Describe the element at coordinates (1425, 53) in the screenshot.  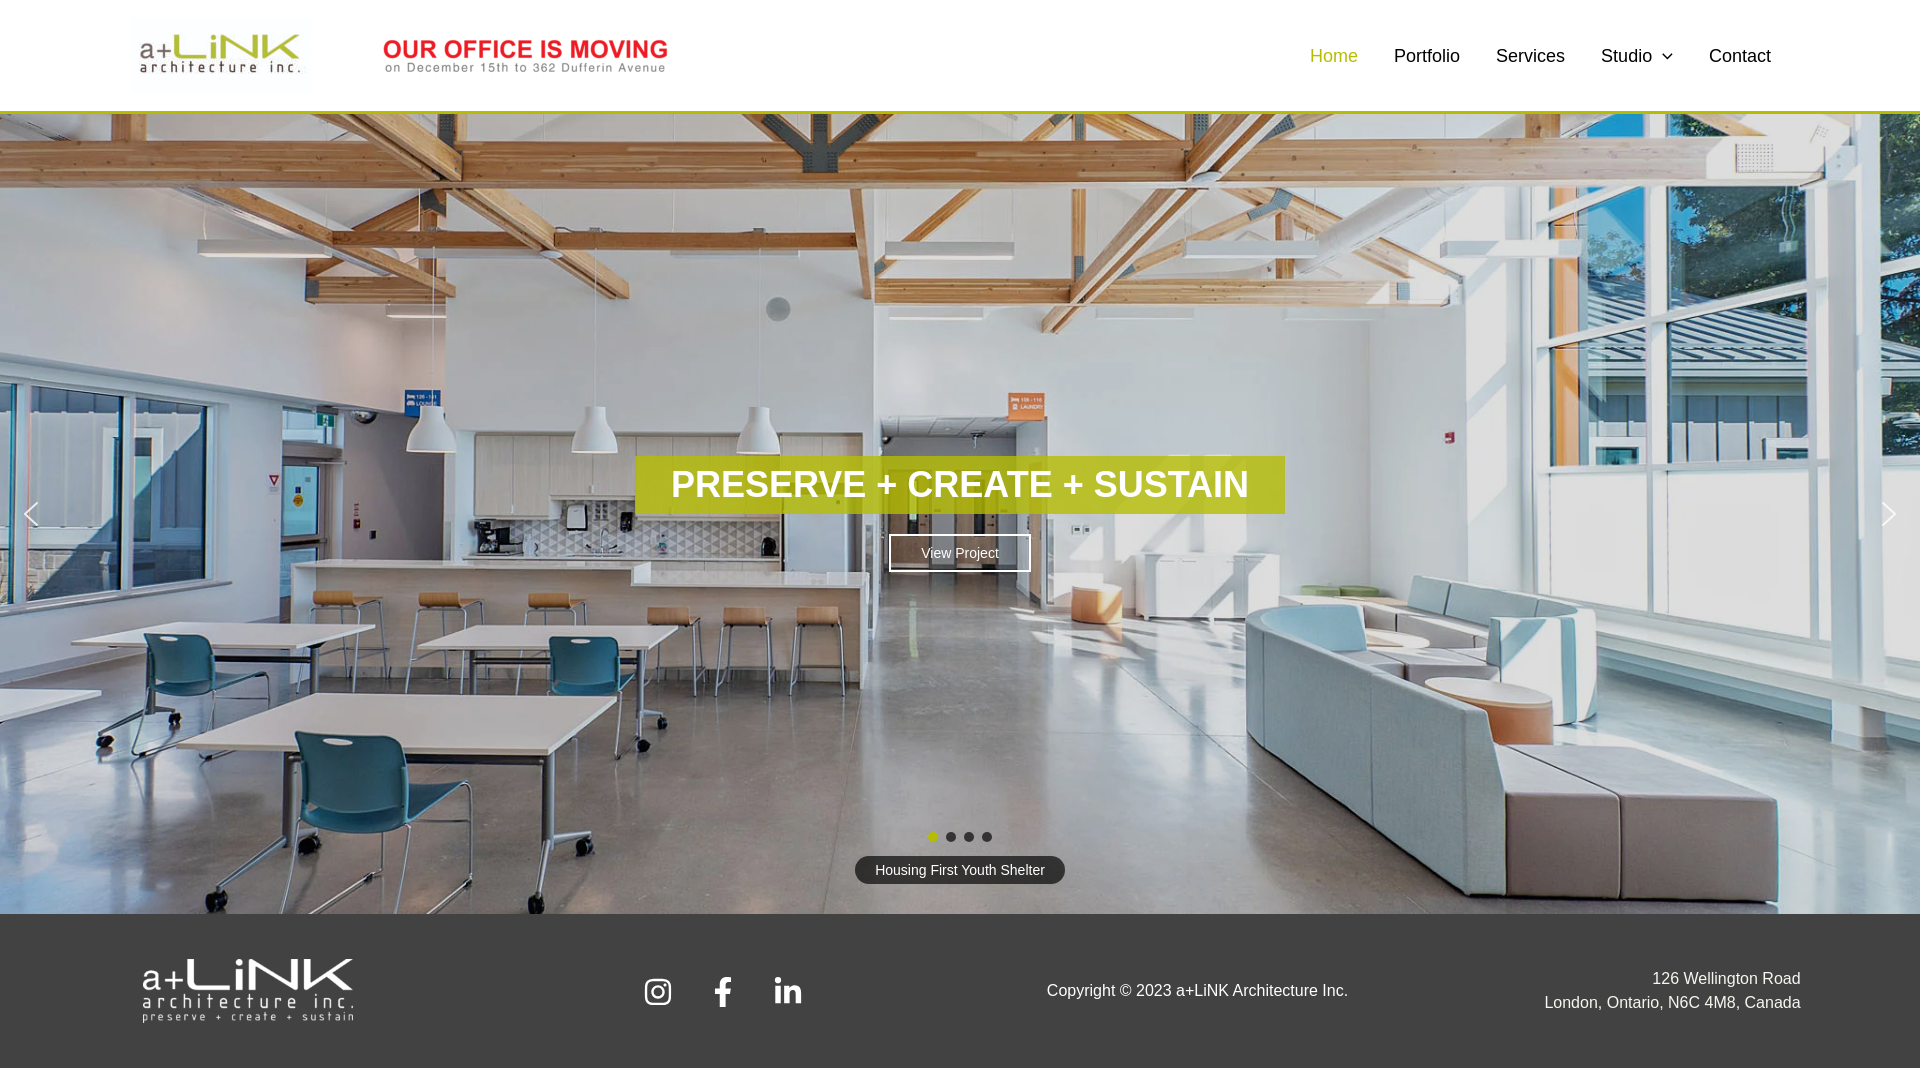
I see `'Portfolio'` at that location.